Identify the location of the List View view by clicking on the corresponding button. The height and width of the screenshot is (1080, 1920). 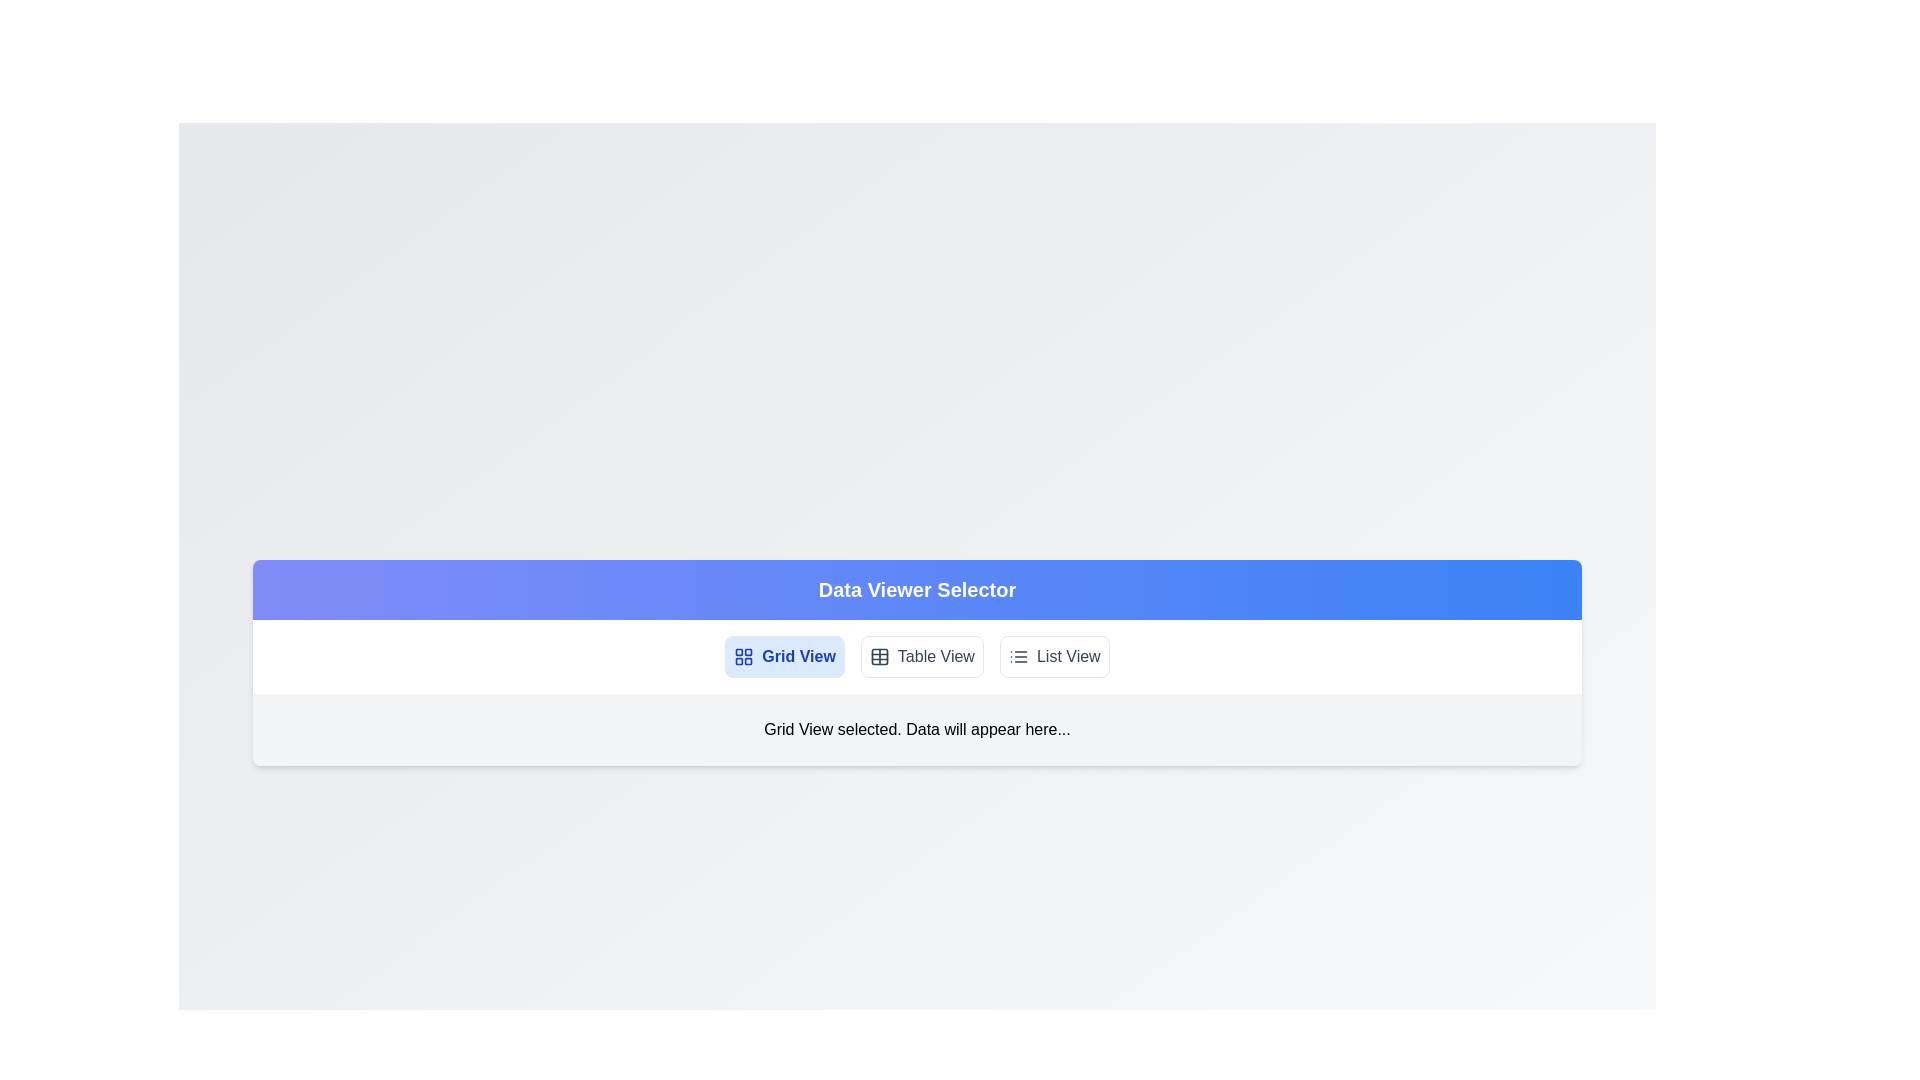
(1054, 656).